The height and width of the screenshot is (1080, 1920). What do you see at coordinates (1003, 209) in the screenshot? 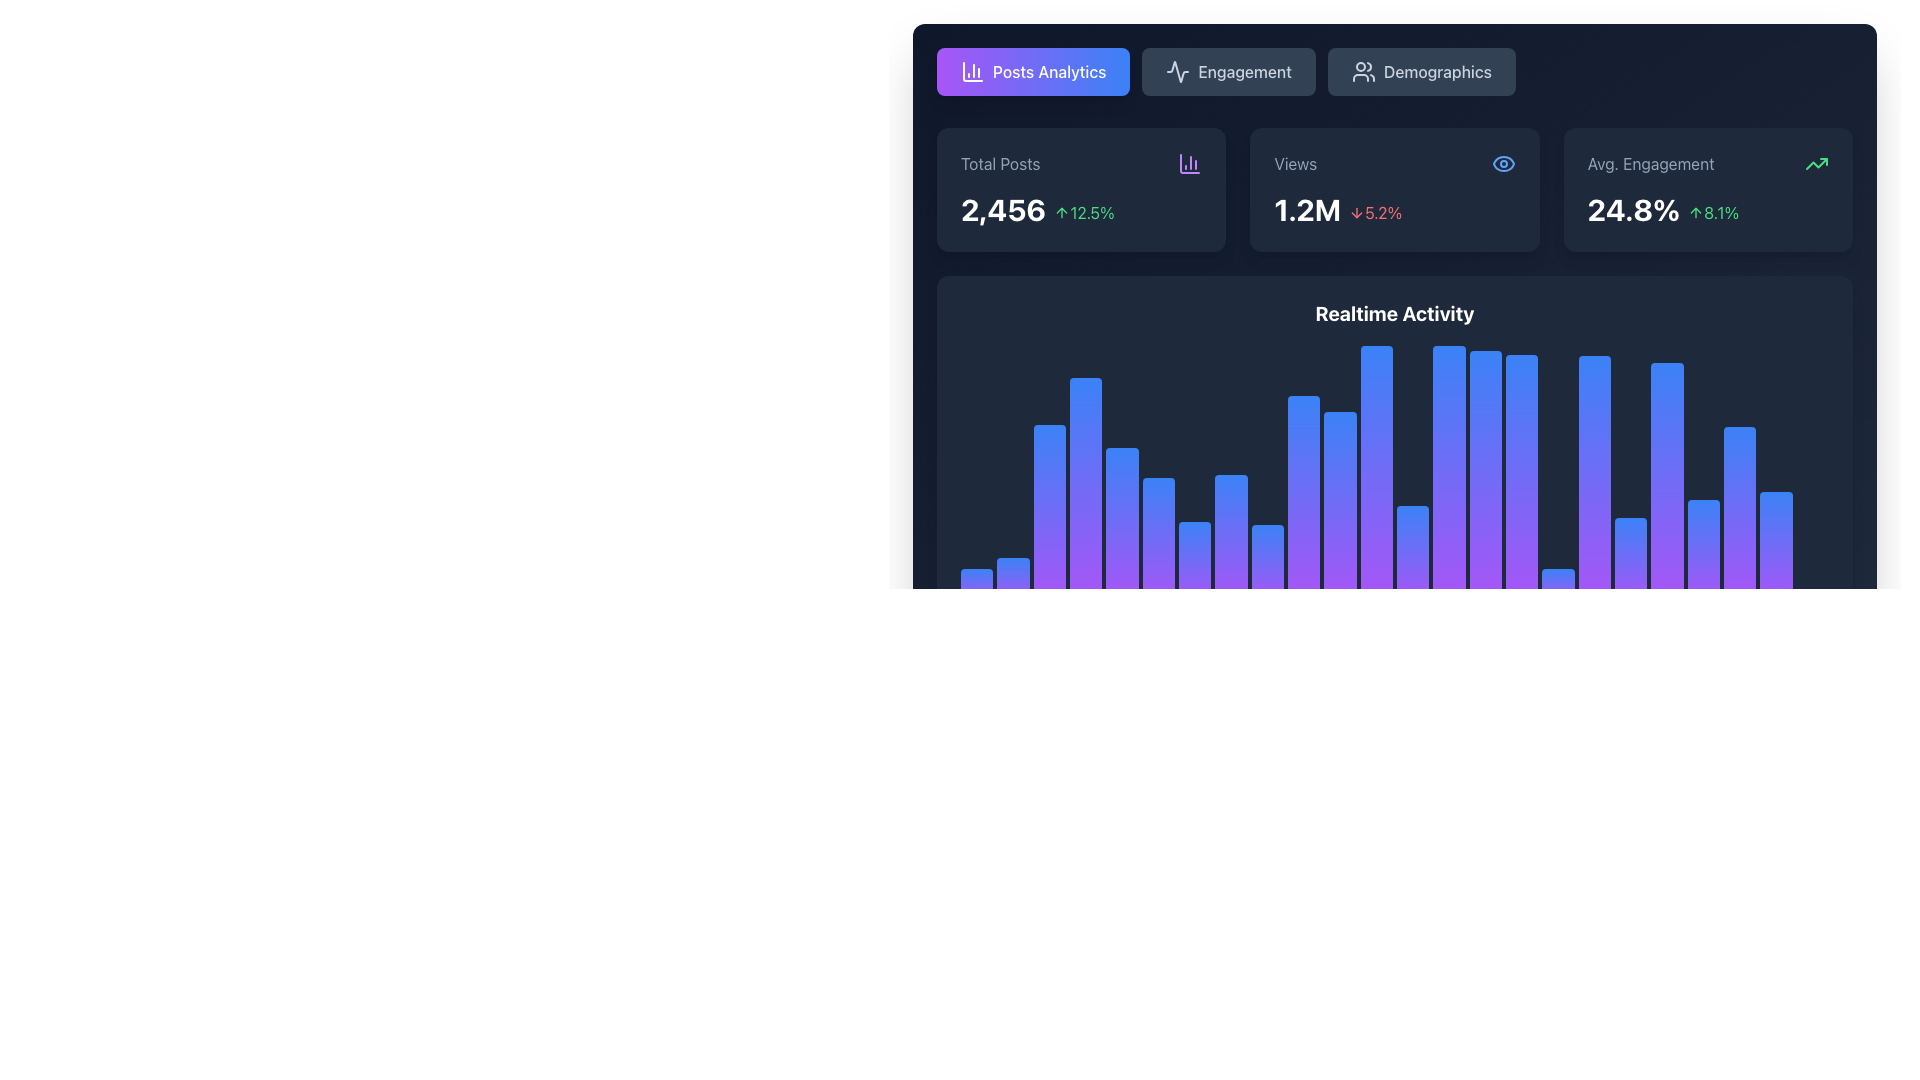
I see `the numeric text component displaying '2,456' on the left side of the 'Total Posts' card in the 'Posts Analytics' section` at bounding box center [1003, 209].